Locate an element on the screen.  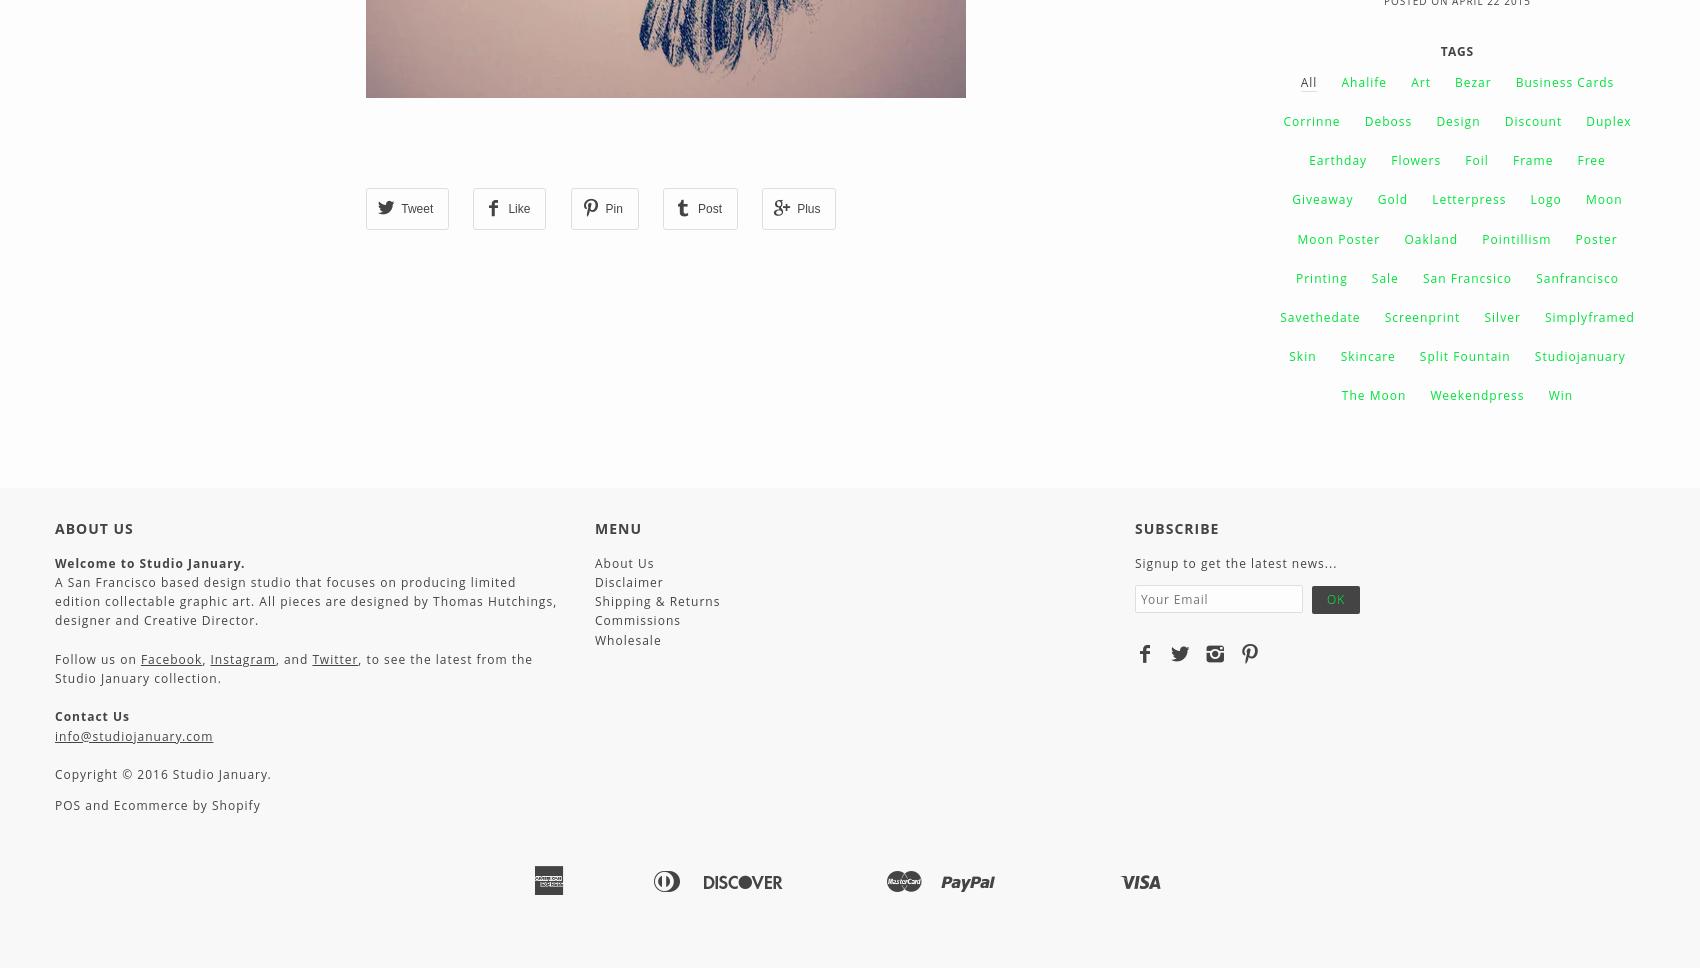
'Frame' is located at coordinates (1532, 159).